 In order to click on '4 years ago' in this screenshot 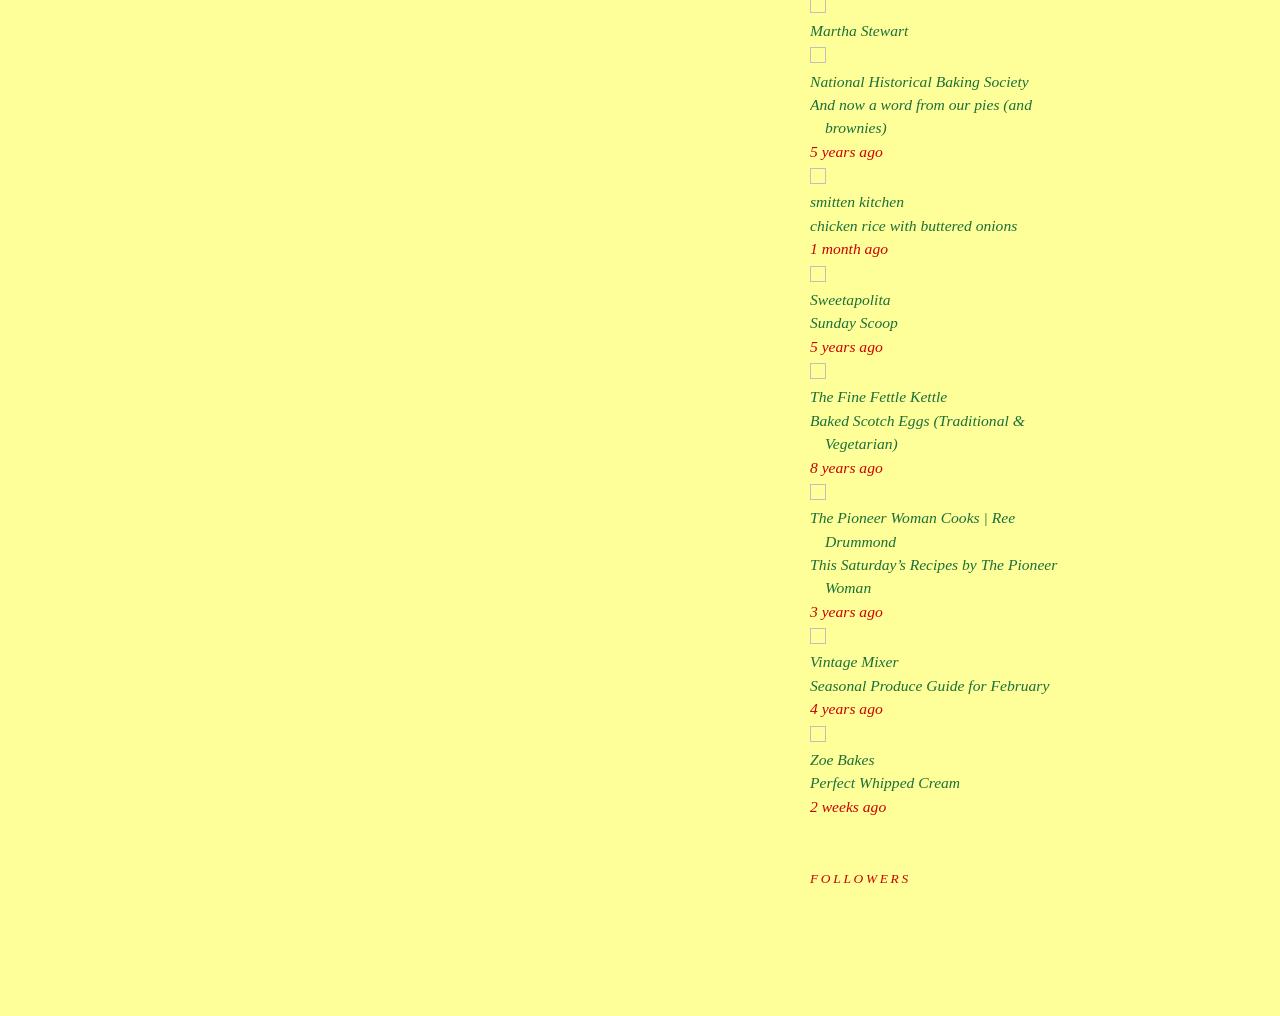, I will do `click(845, 708)`.